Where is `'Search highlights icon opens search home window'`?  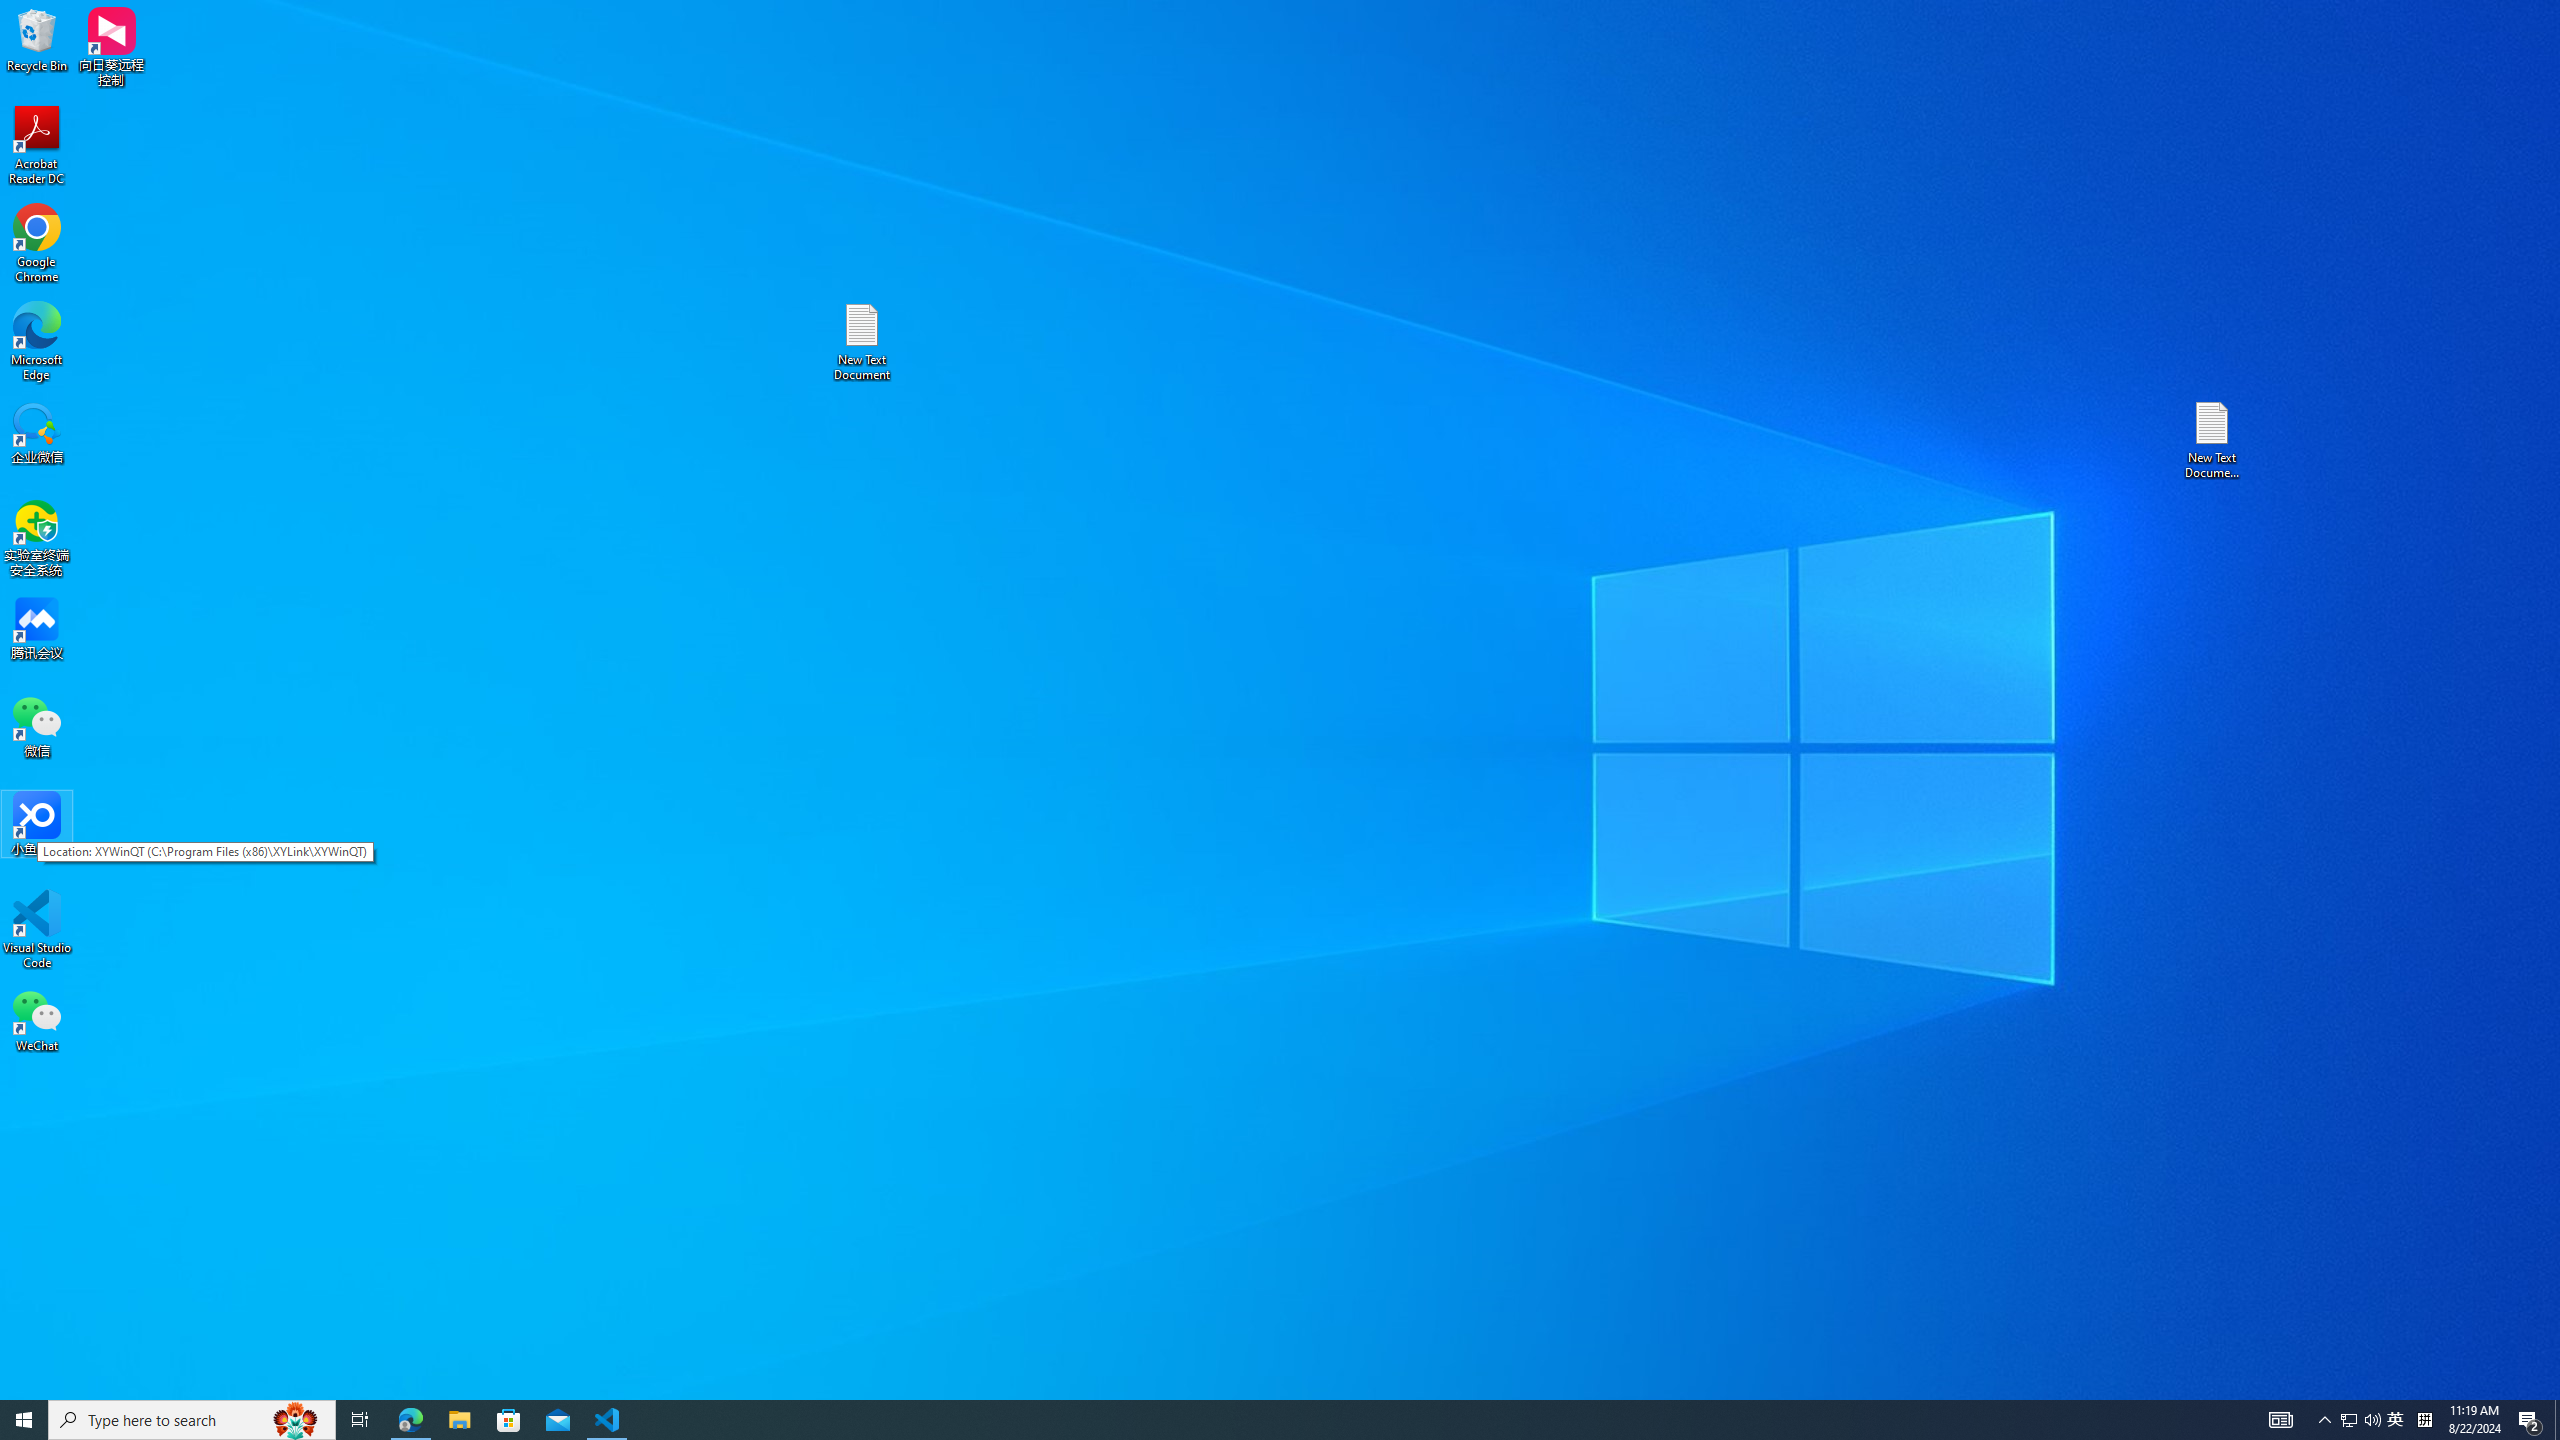
'Search highlights icon opens search home window' is located at coordinates (294, 1418).